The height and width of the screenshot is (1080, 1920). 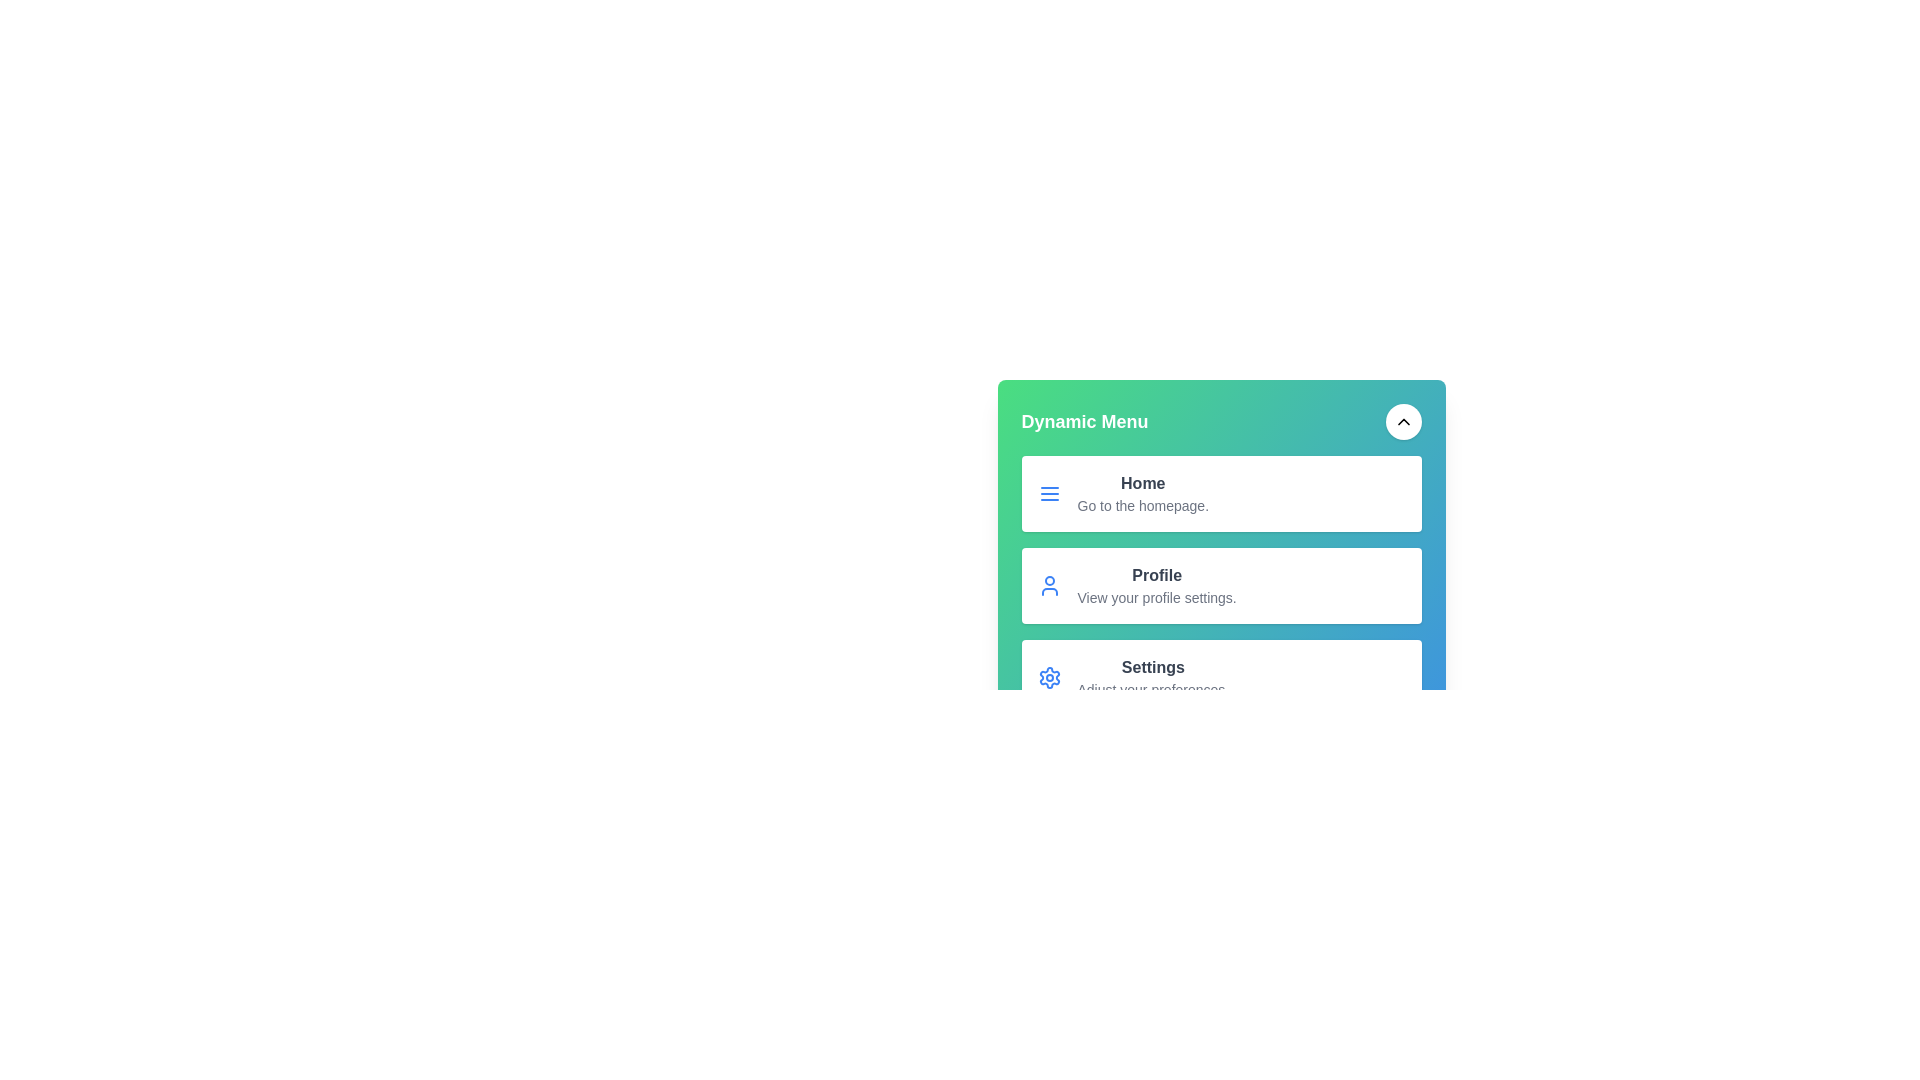 I want to click on the first button or link in the 'Dynamic Menu', so click(x=1220, y=493).